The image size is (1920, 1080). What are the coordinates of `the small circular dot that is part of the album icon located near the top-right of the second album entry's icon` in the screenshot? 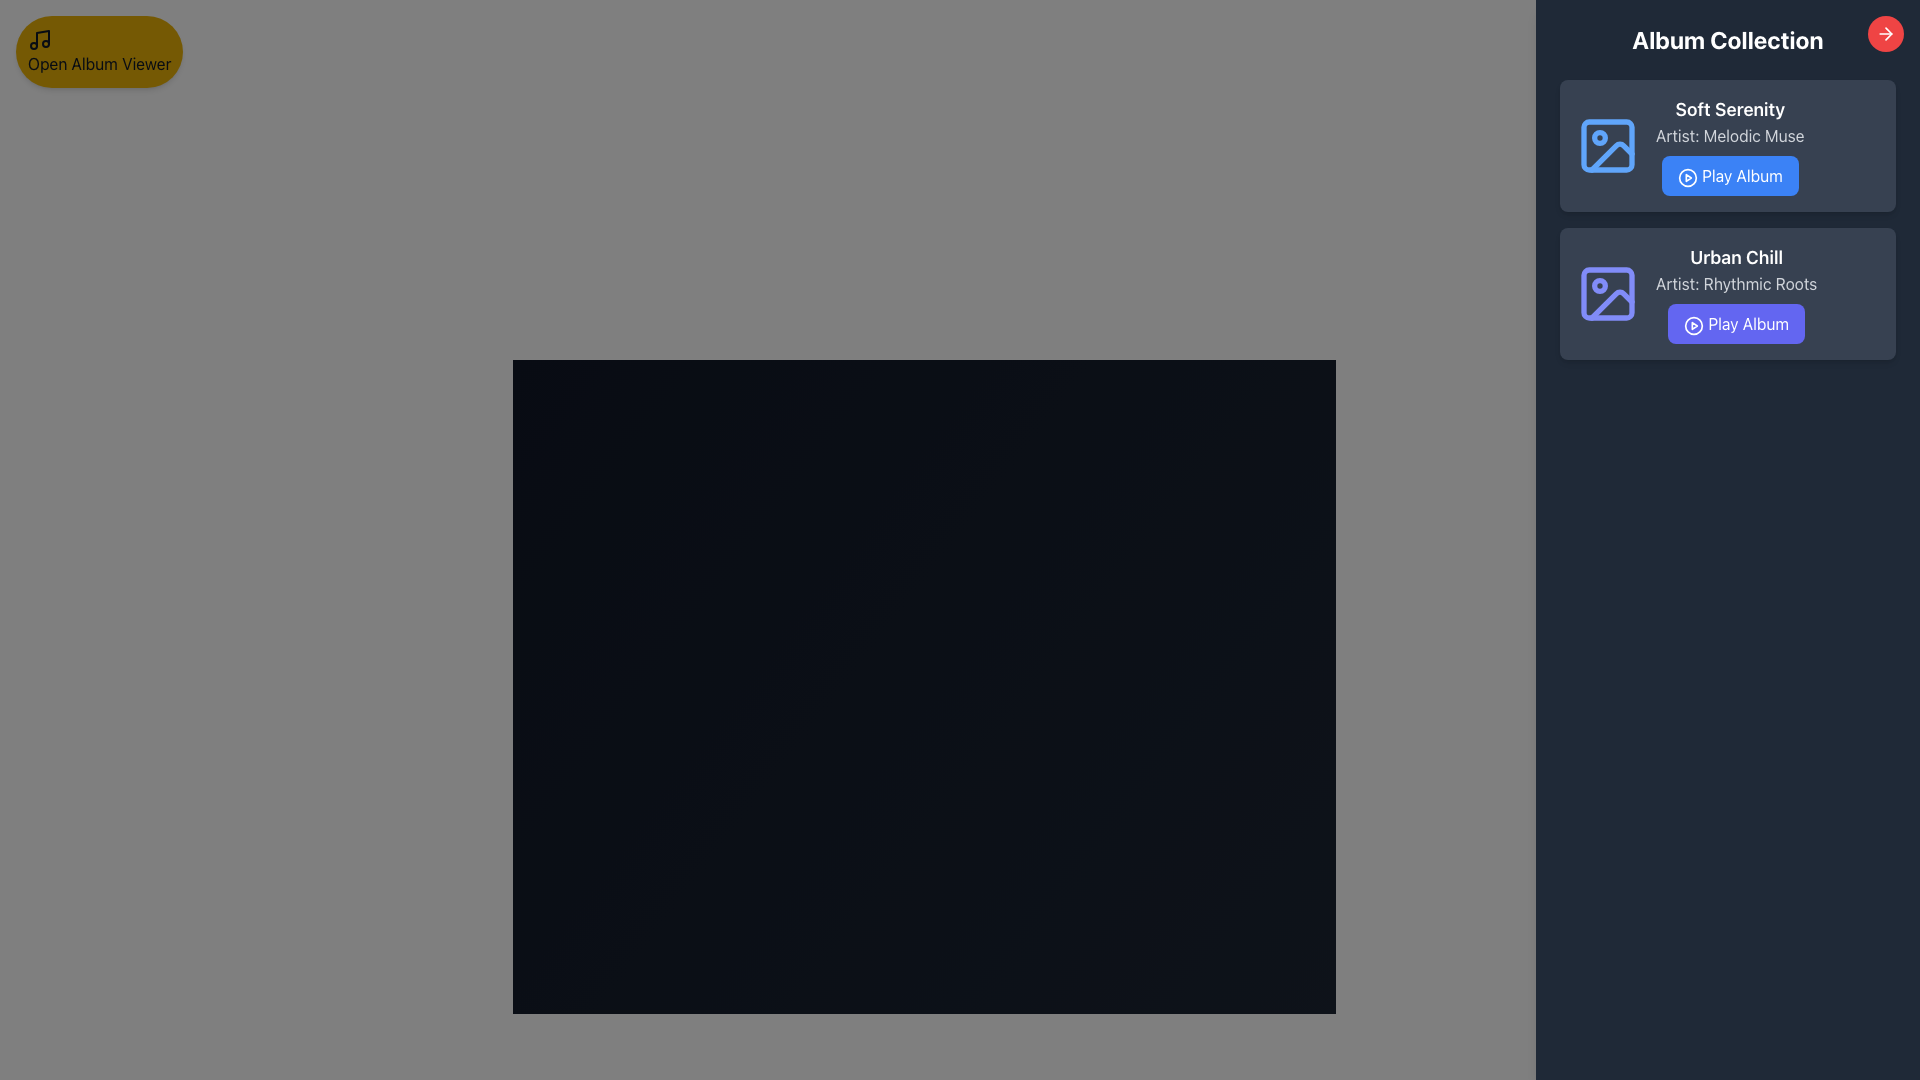 It's located at (1598, 285).